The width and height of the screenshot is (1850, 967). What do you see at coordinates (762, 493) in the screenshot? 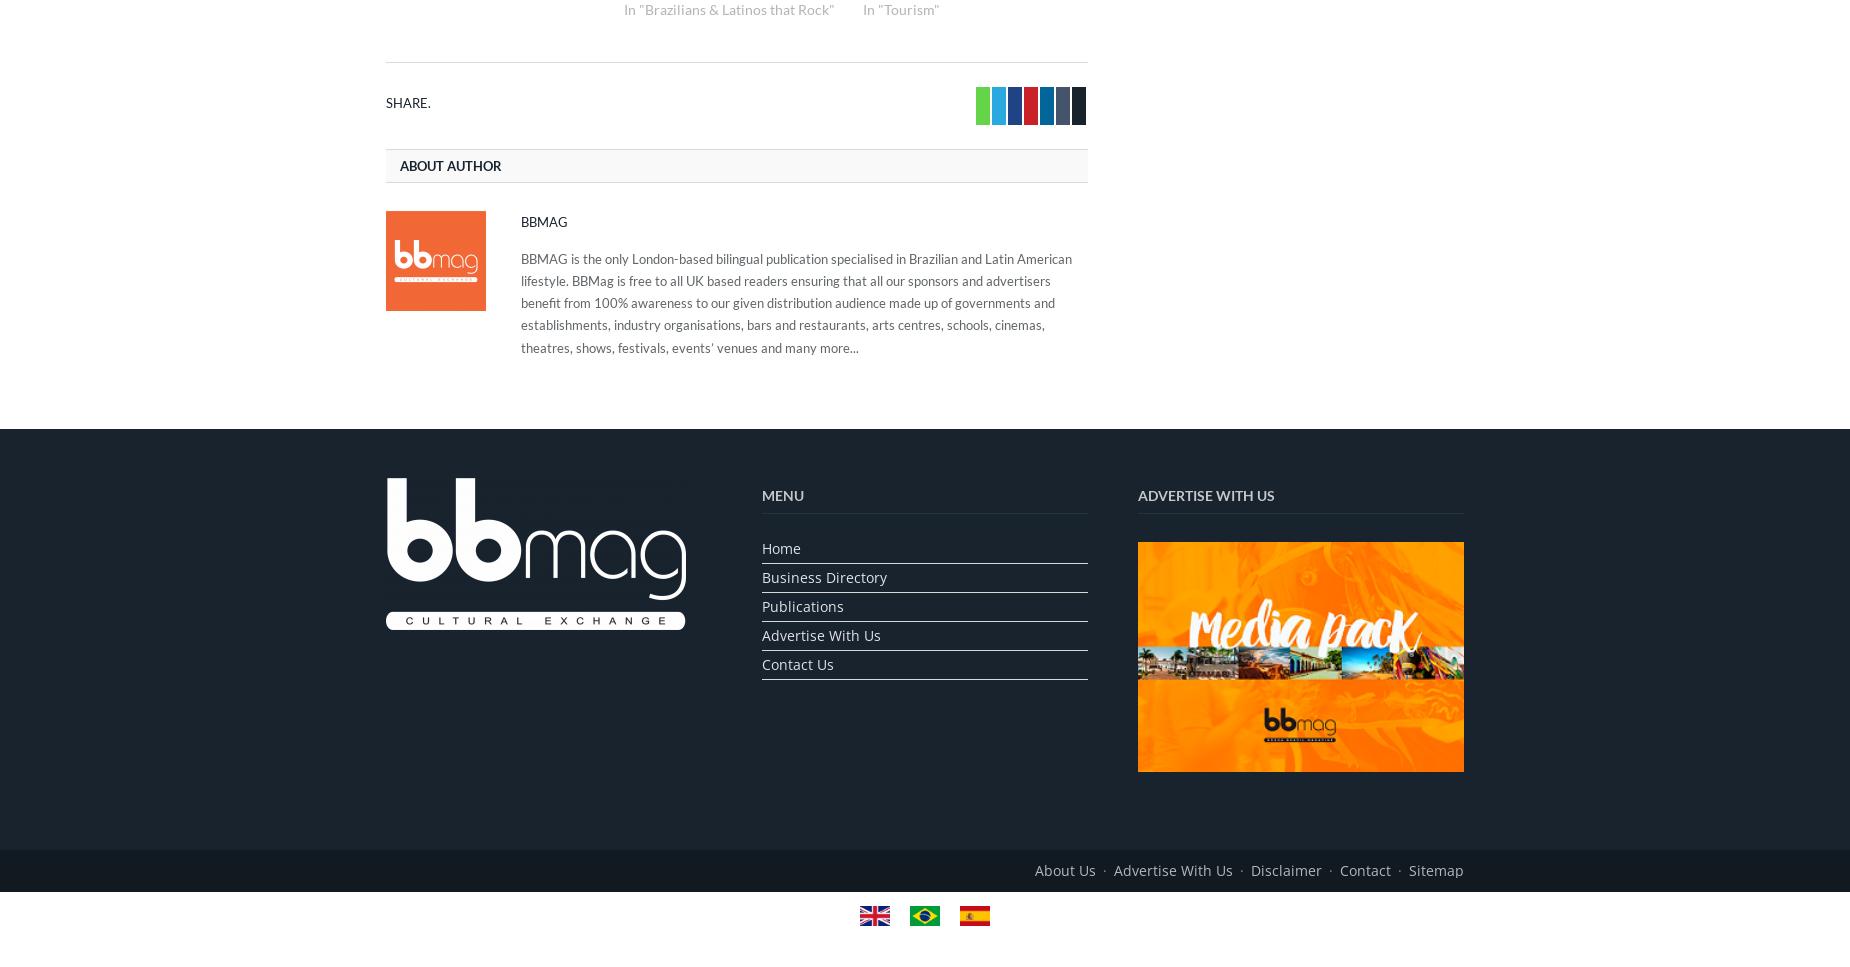
I see `'Menu'` at bounding box center [762, 493].